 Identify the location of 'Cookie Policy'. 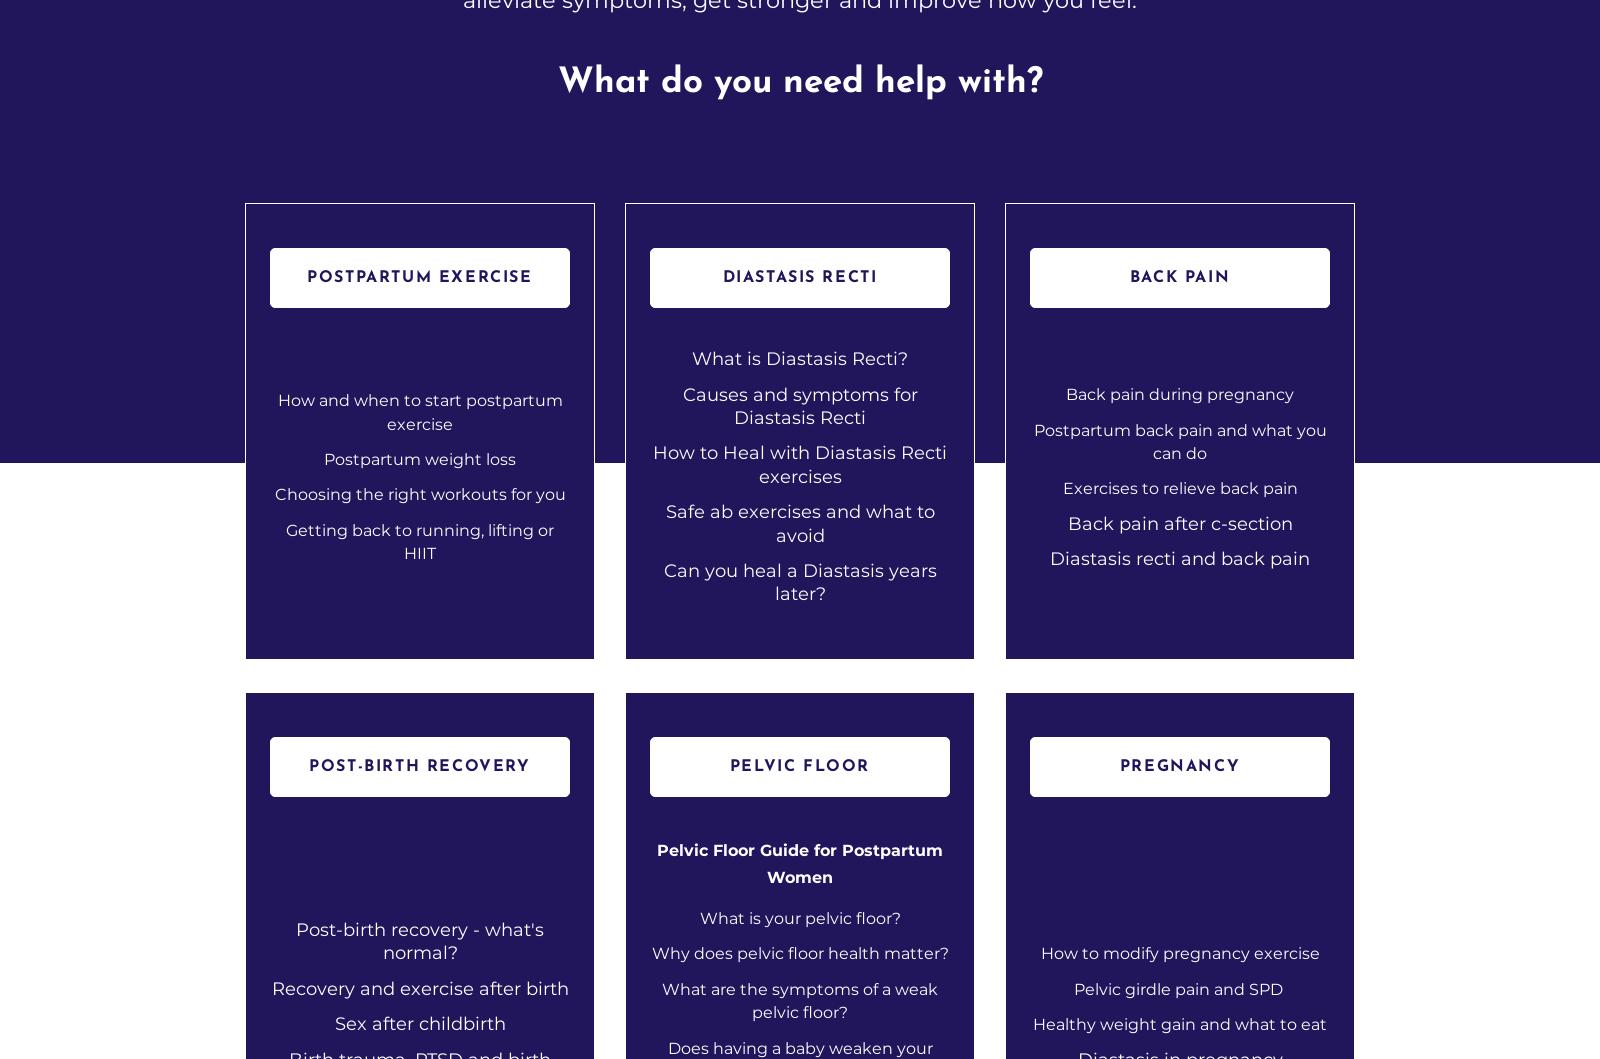
(1242, 742).